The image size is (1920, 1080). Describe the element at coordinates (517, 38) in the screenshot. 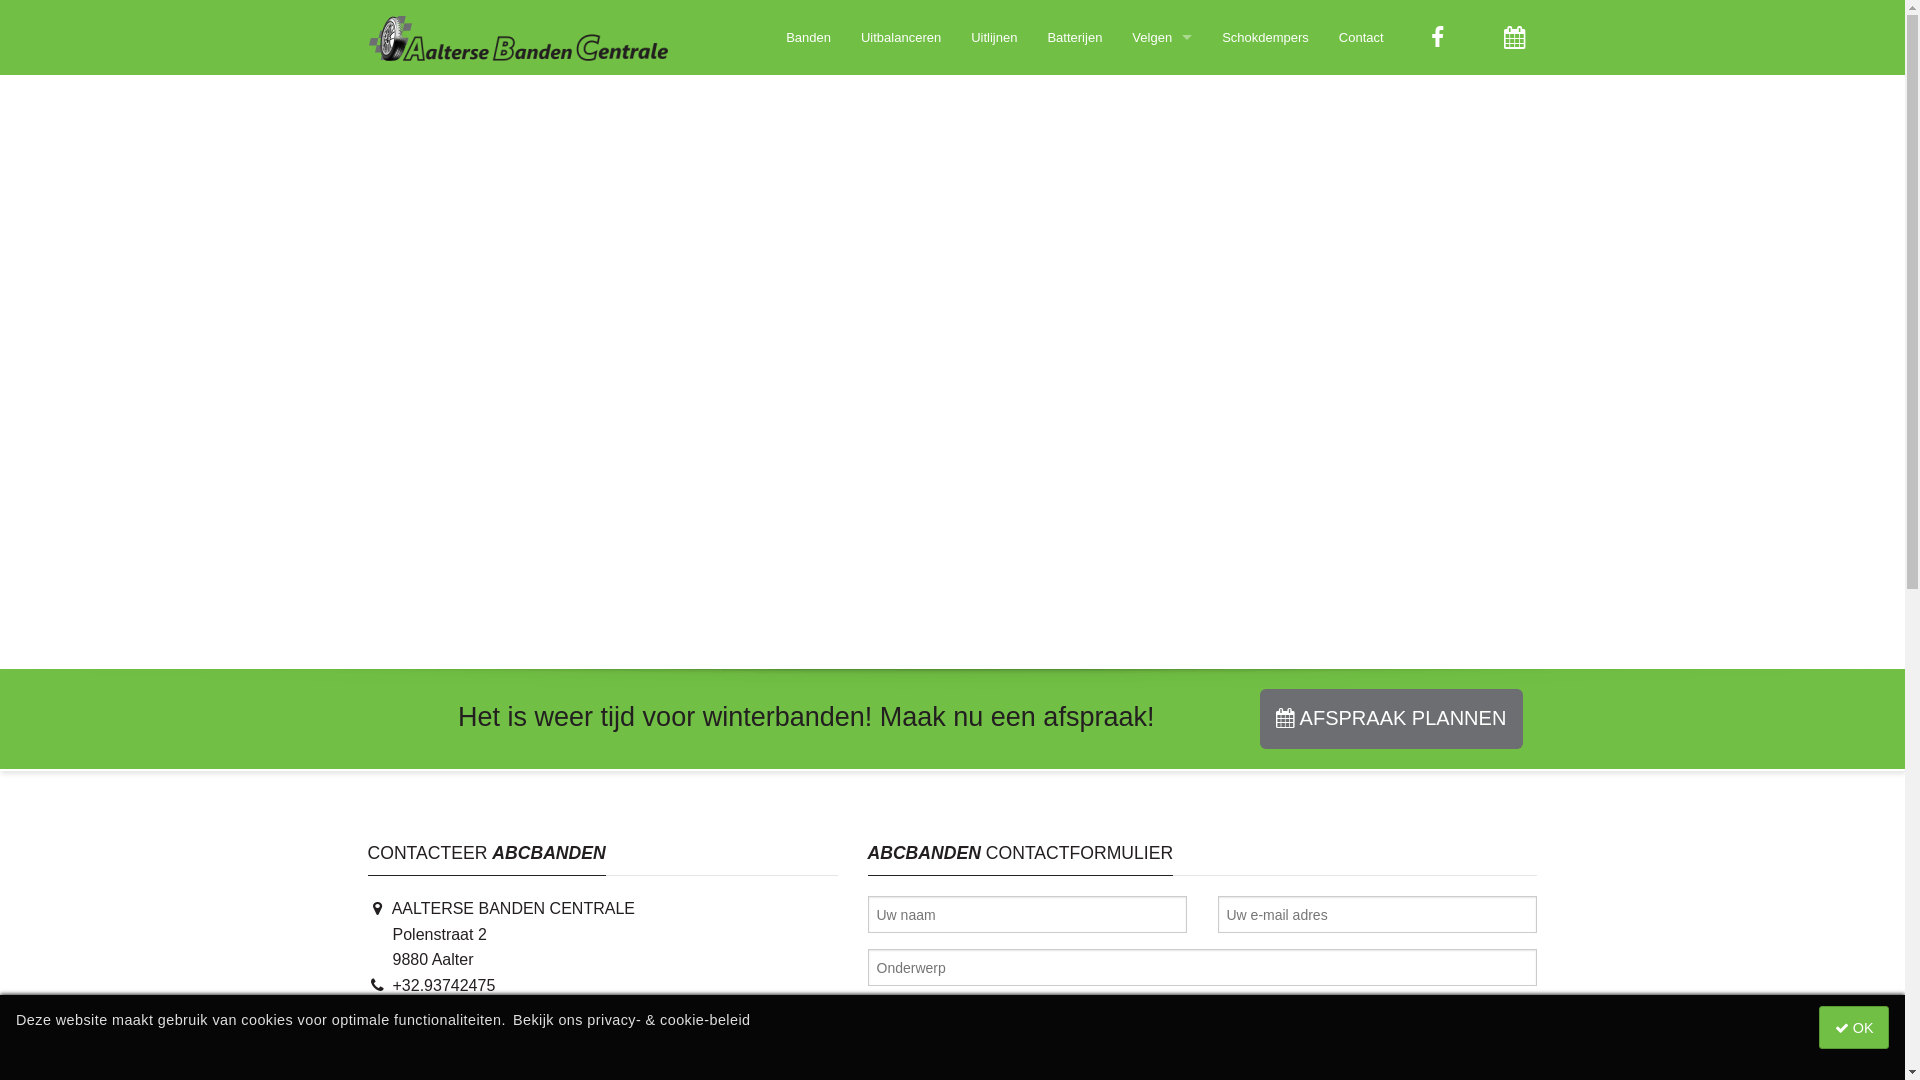

I see `'Startpagina Aalterse Banden Centrale'` at that location.